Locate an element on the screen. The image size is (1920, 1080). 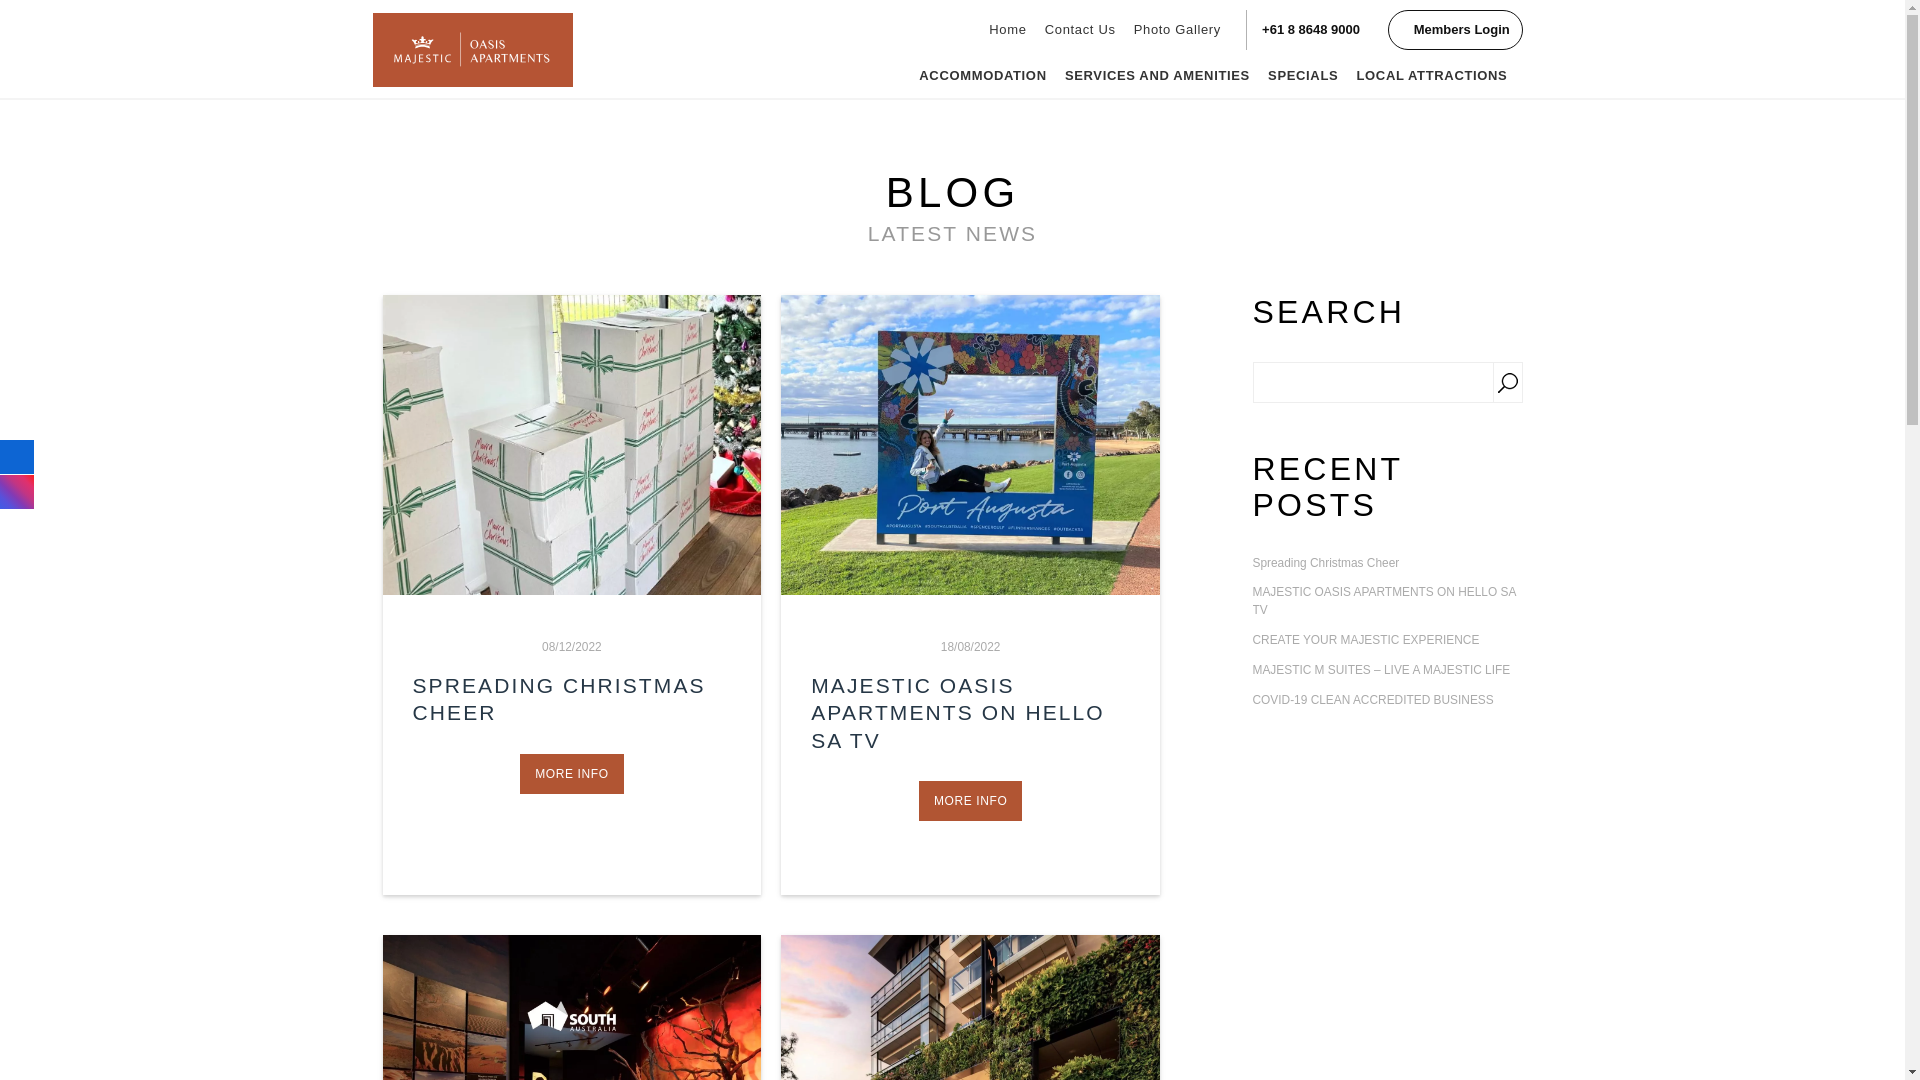
'Spreading Christmas Cheer' is located at coordinates (1386, 563).